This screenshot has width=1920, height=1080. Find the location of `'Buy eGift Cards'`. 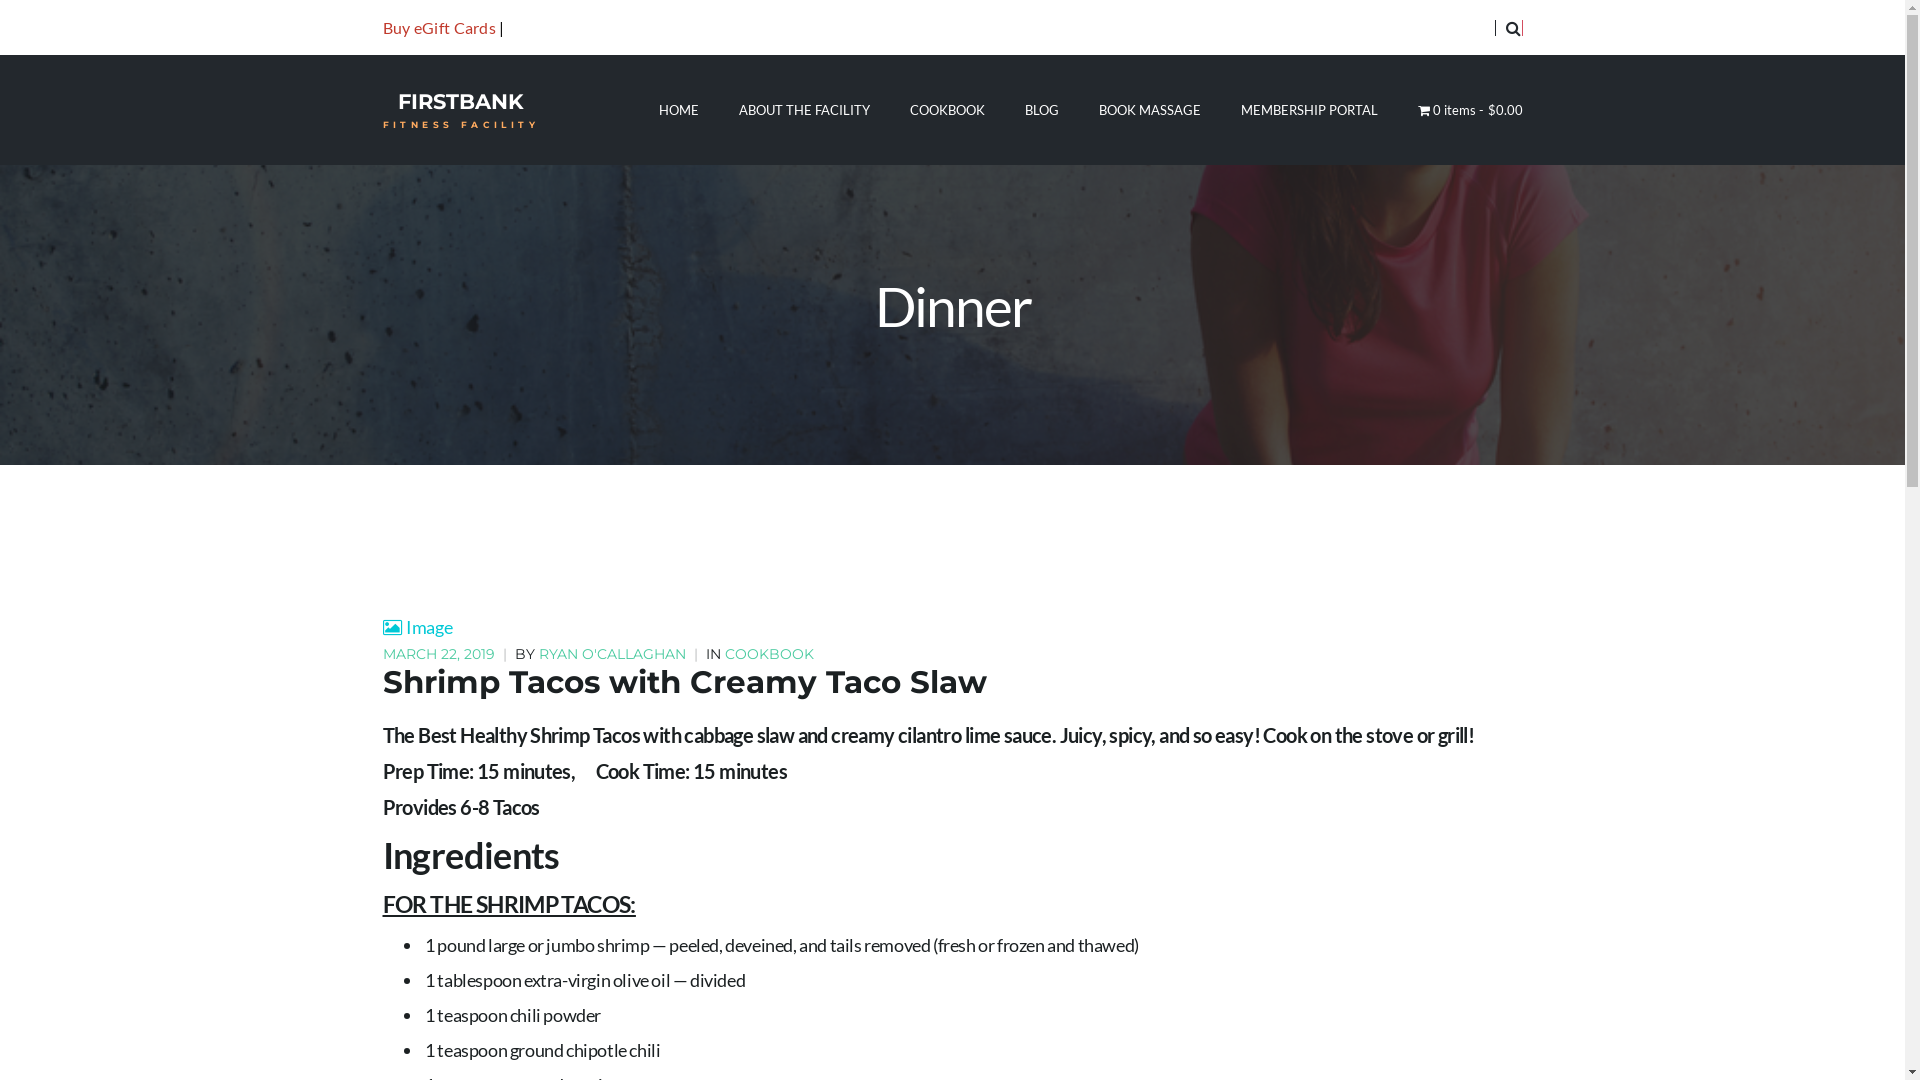

'Buy eGift Cards' is located at coordinates (437, 27).